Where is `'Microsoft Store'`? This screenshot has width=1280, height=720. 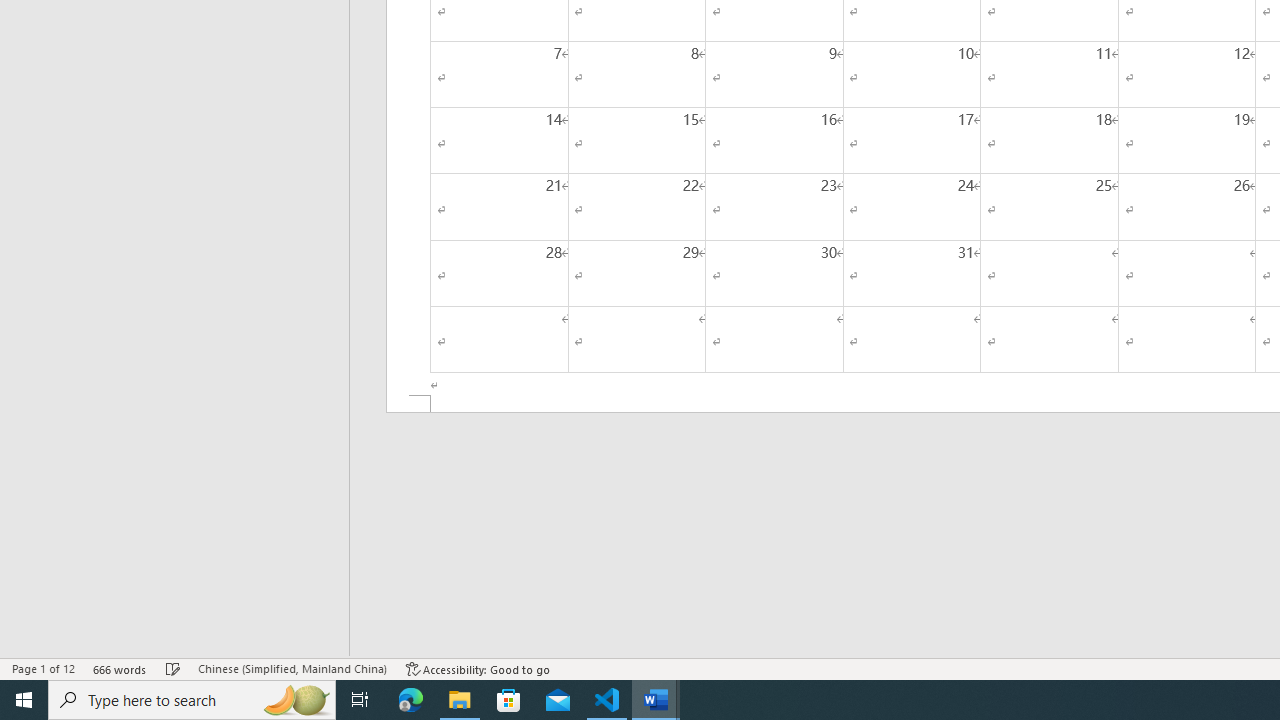
'Microsoft Store' is located at coordinates (509, 698).